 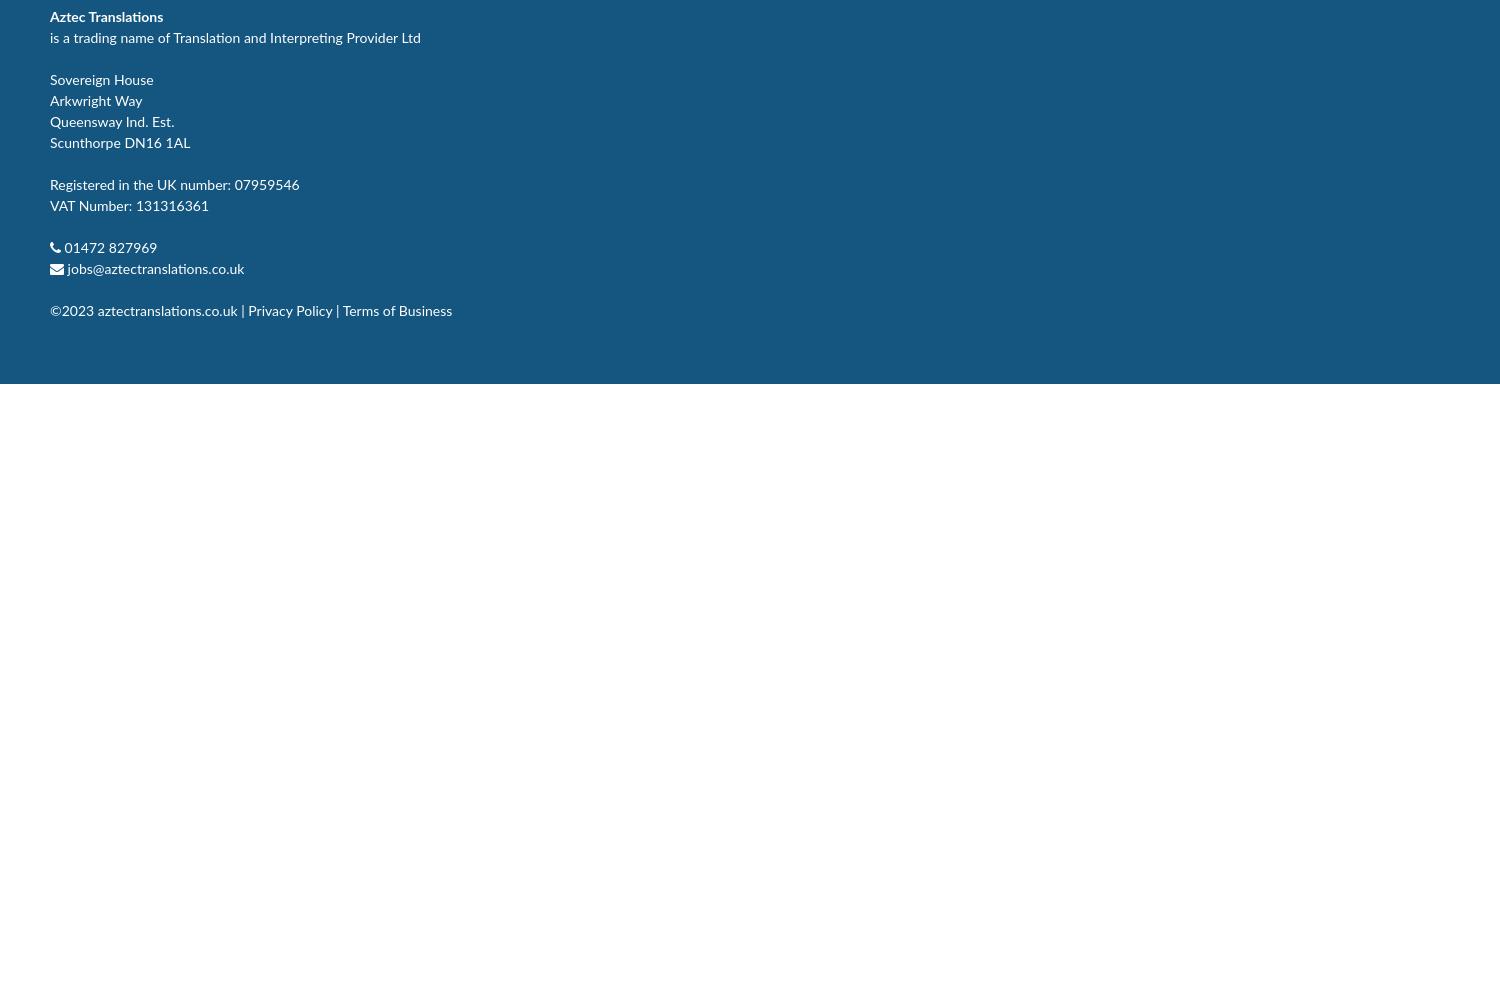 I want to click on 'Registered in the UK number: 07959546', so click(x=174, y=185).